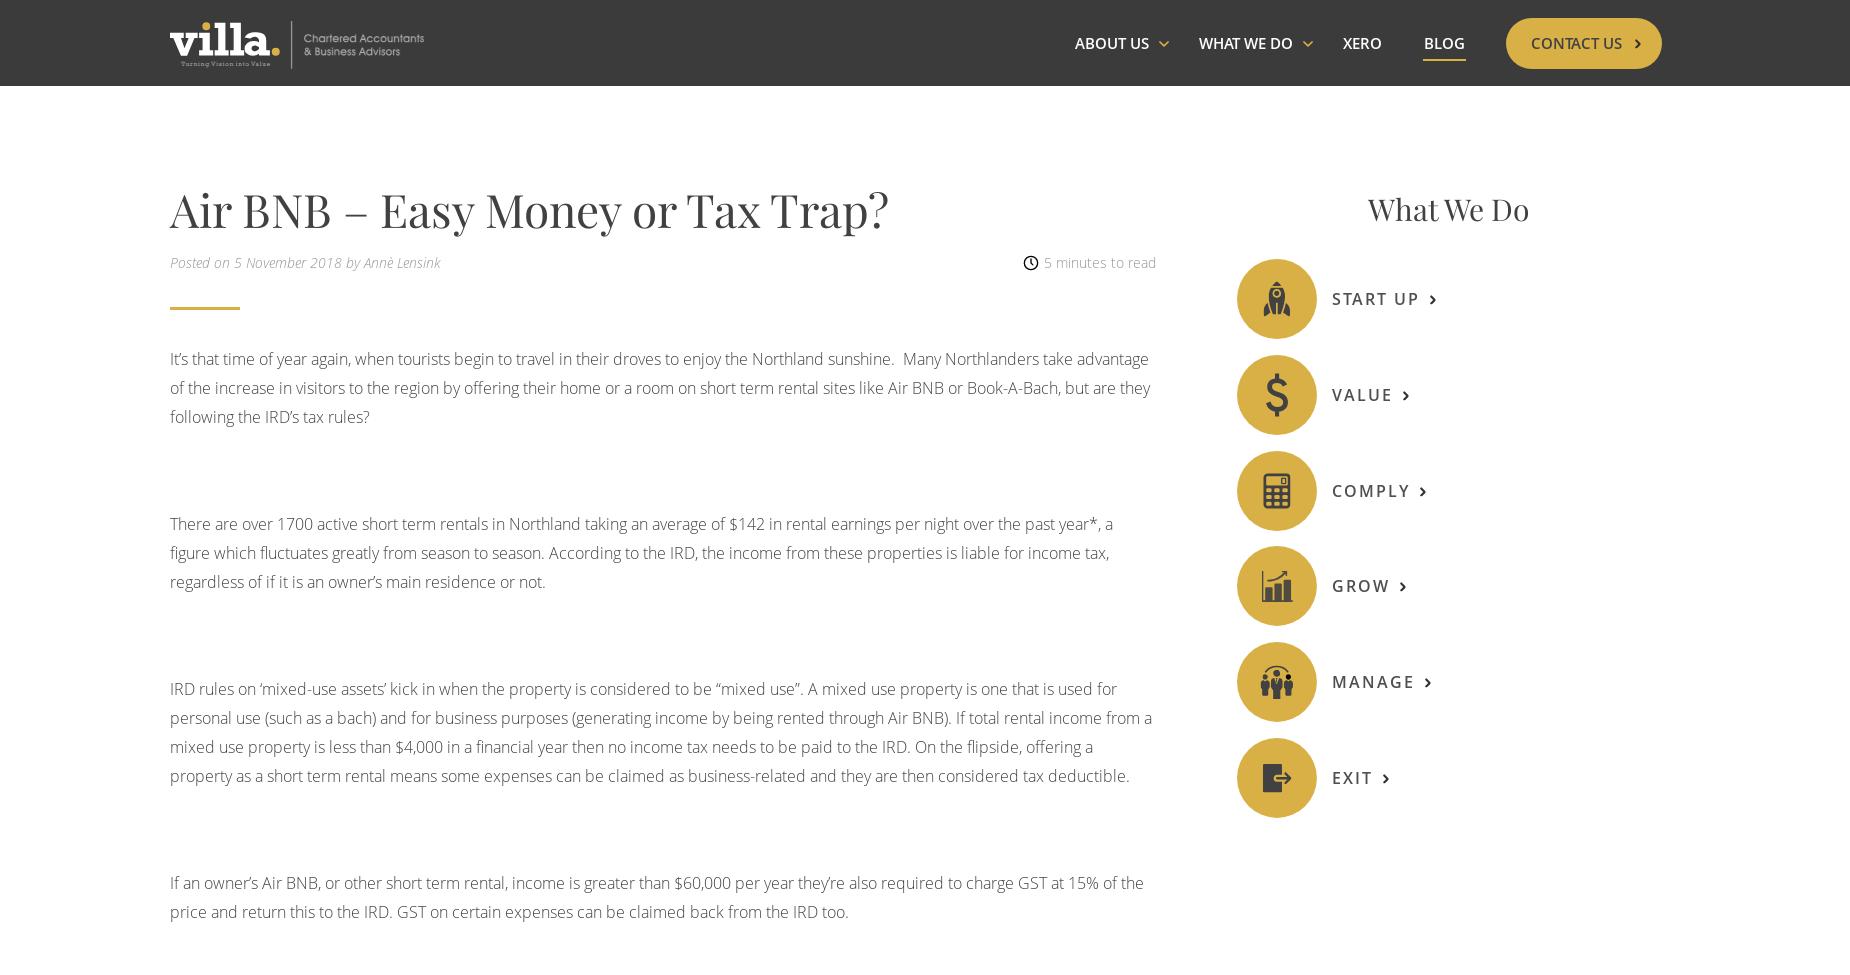  Describe the element at coordinates (660, 385) in the screenshot. I see `'It’s that time of year again, when tourists begin to travel in their droves to enjoy the Northland sunshine.  Many Northlanders take advantage of the increase in visitors to the region by offering their home or a room on short term rental sites like Air BNB or Book-A-Bach, but are they following the IRD’s tax rules?'` at that location.